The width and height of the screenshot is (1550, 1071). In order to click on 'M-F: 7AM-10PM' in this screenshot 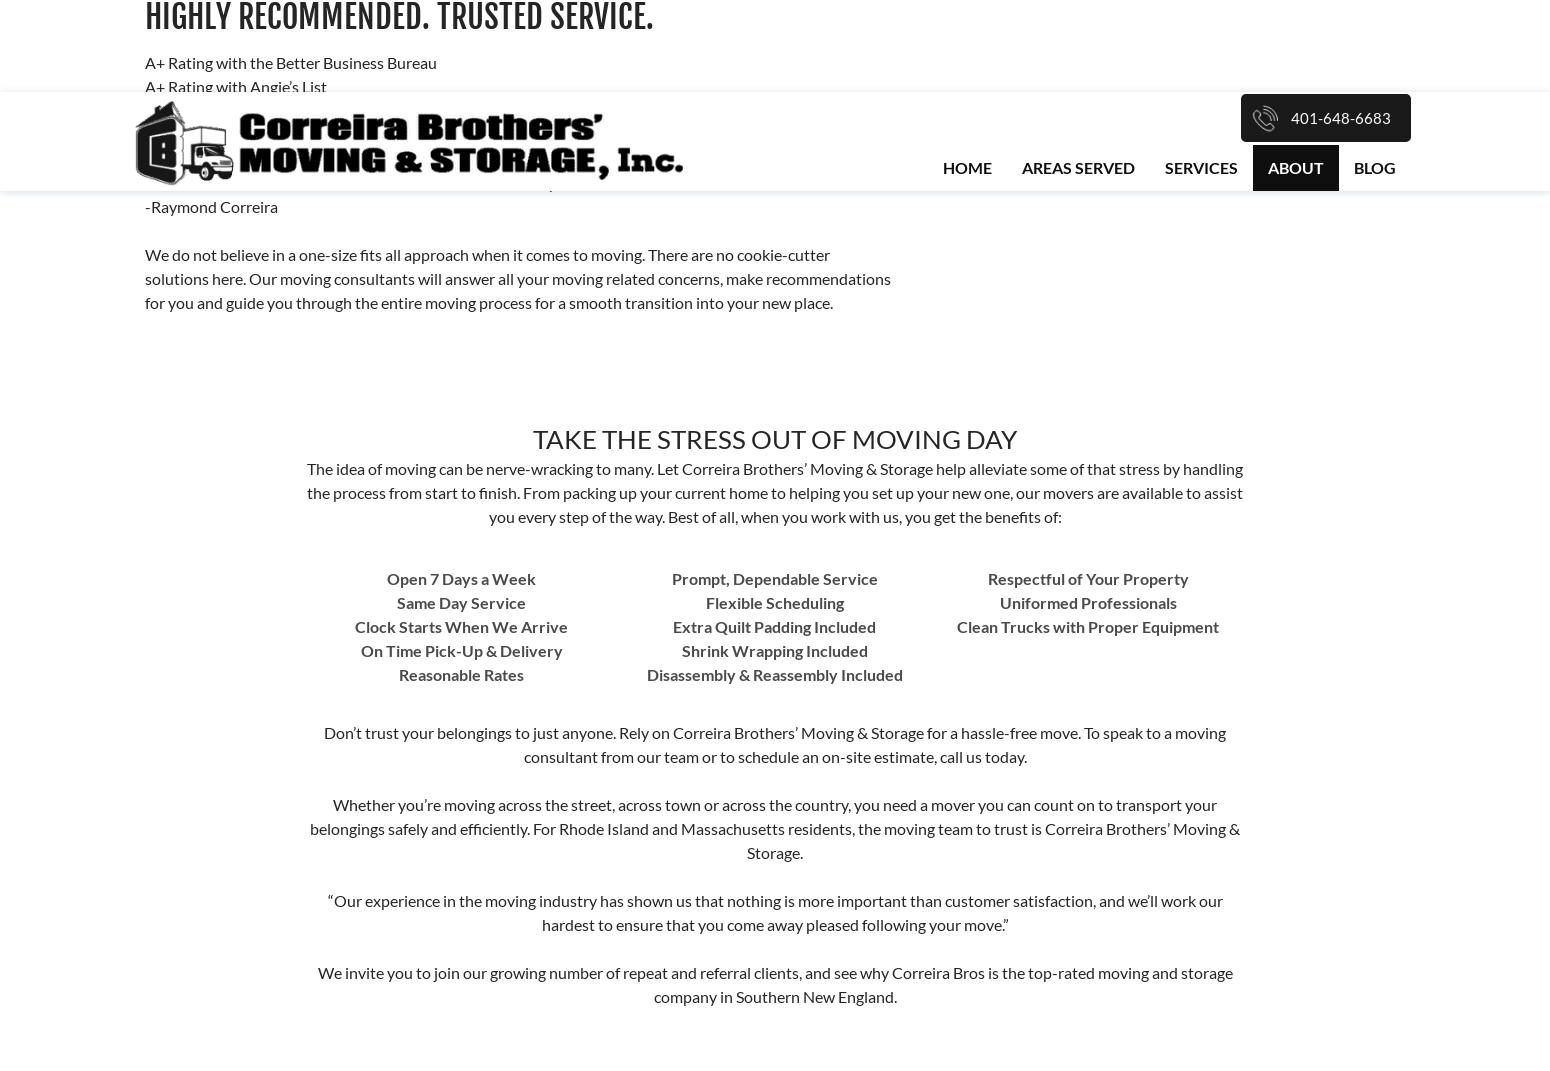, I will do `click(529, 743)`.